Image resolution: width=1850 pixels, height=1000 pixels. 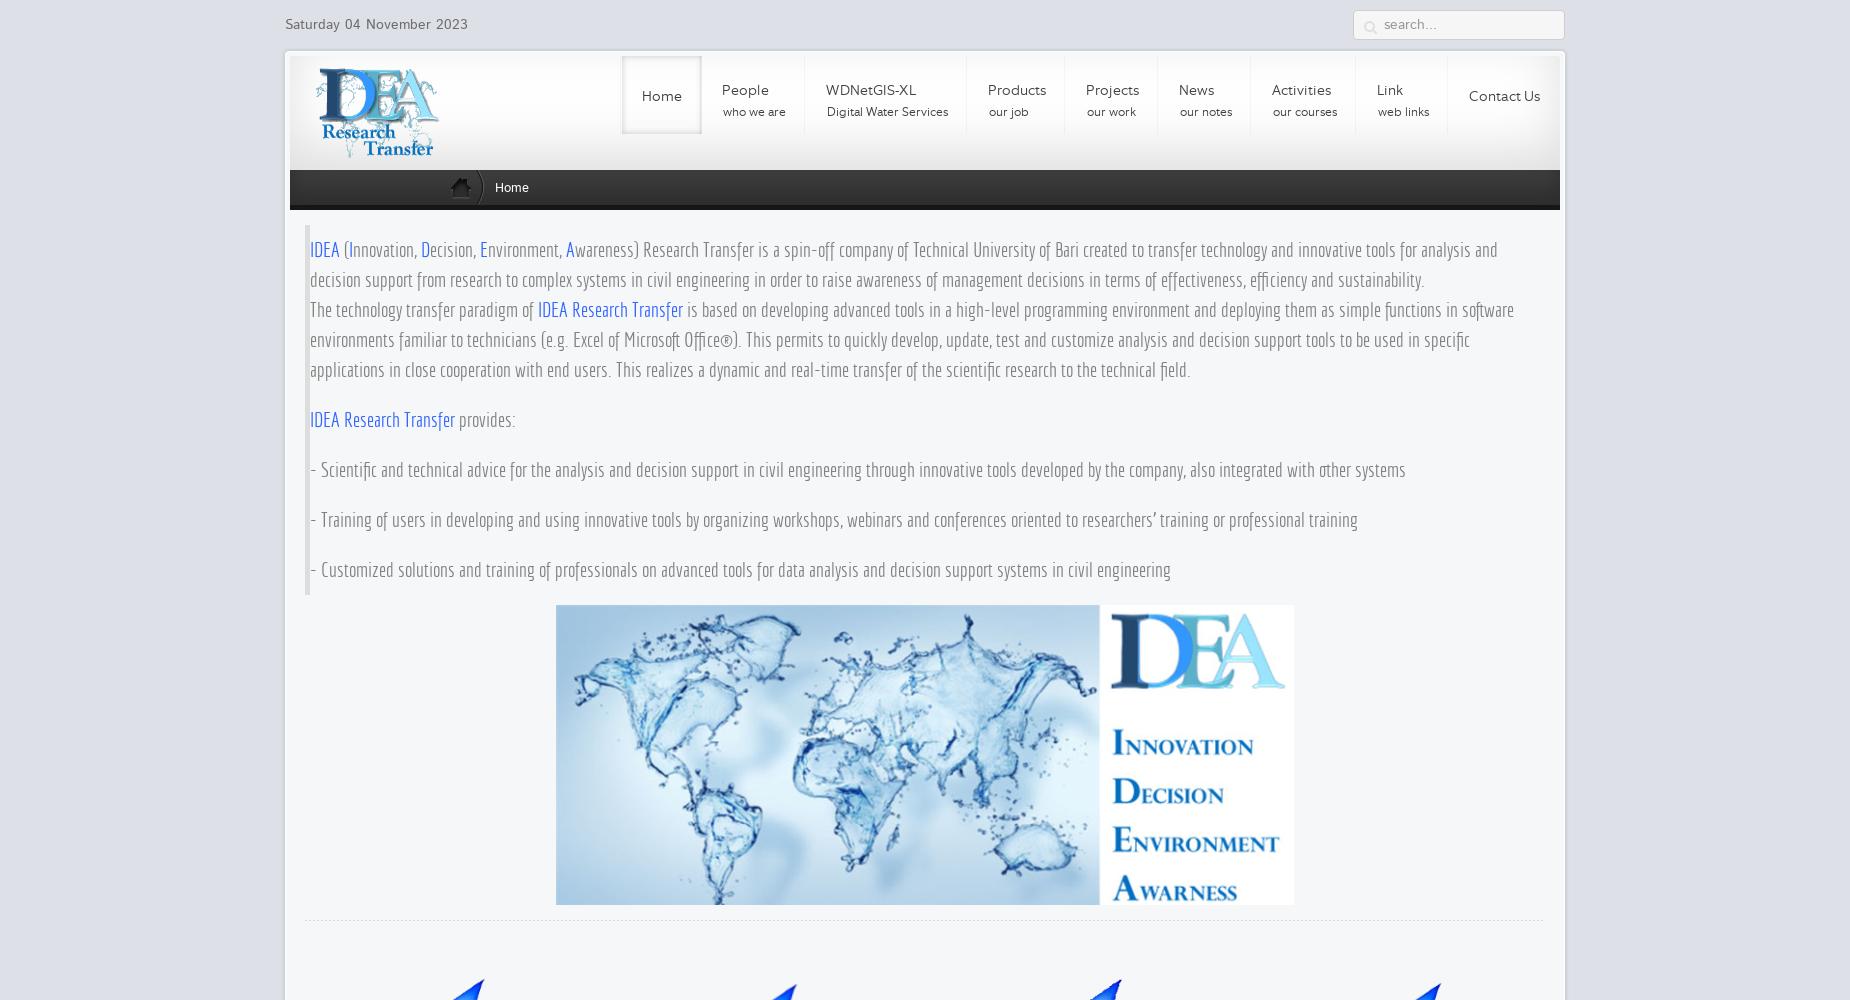 I want to click on 'Products', so click(x=987, y=89).